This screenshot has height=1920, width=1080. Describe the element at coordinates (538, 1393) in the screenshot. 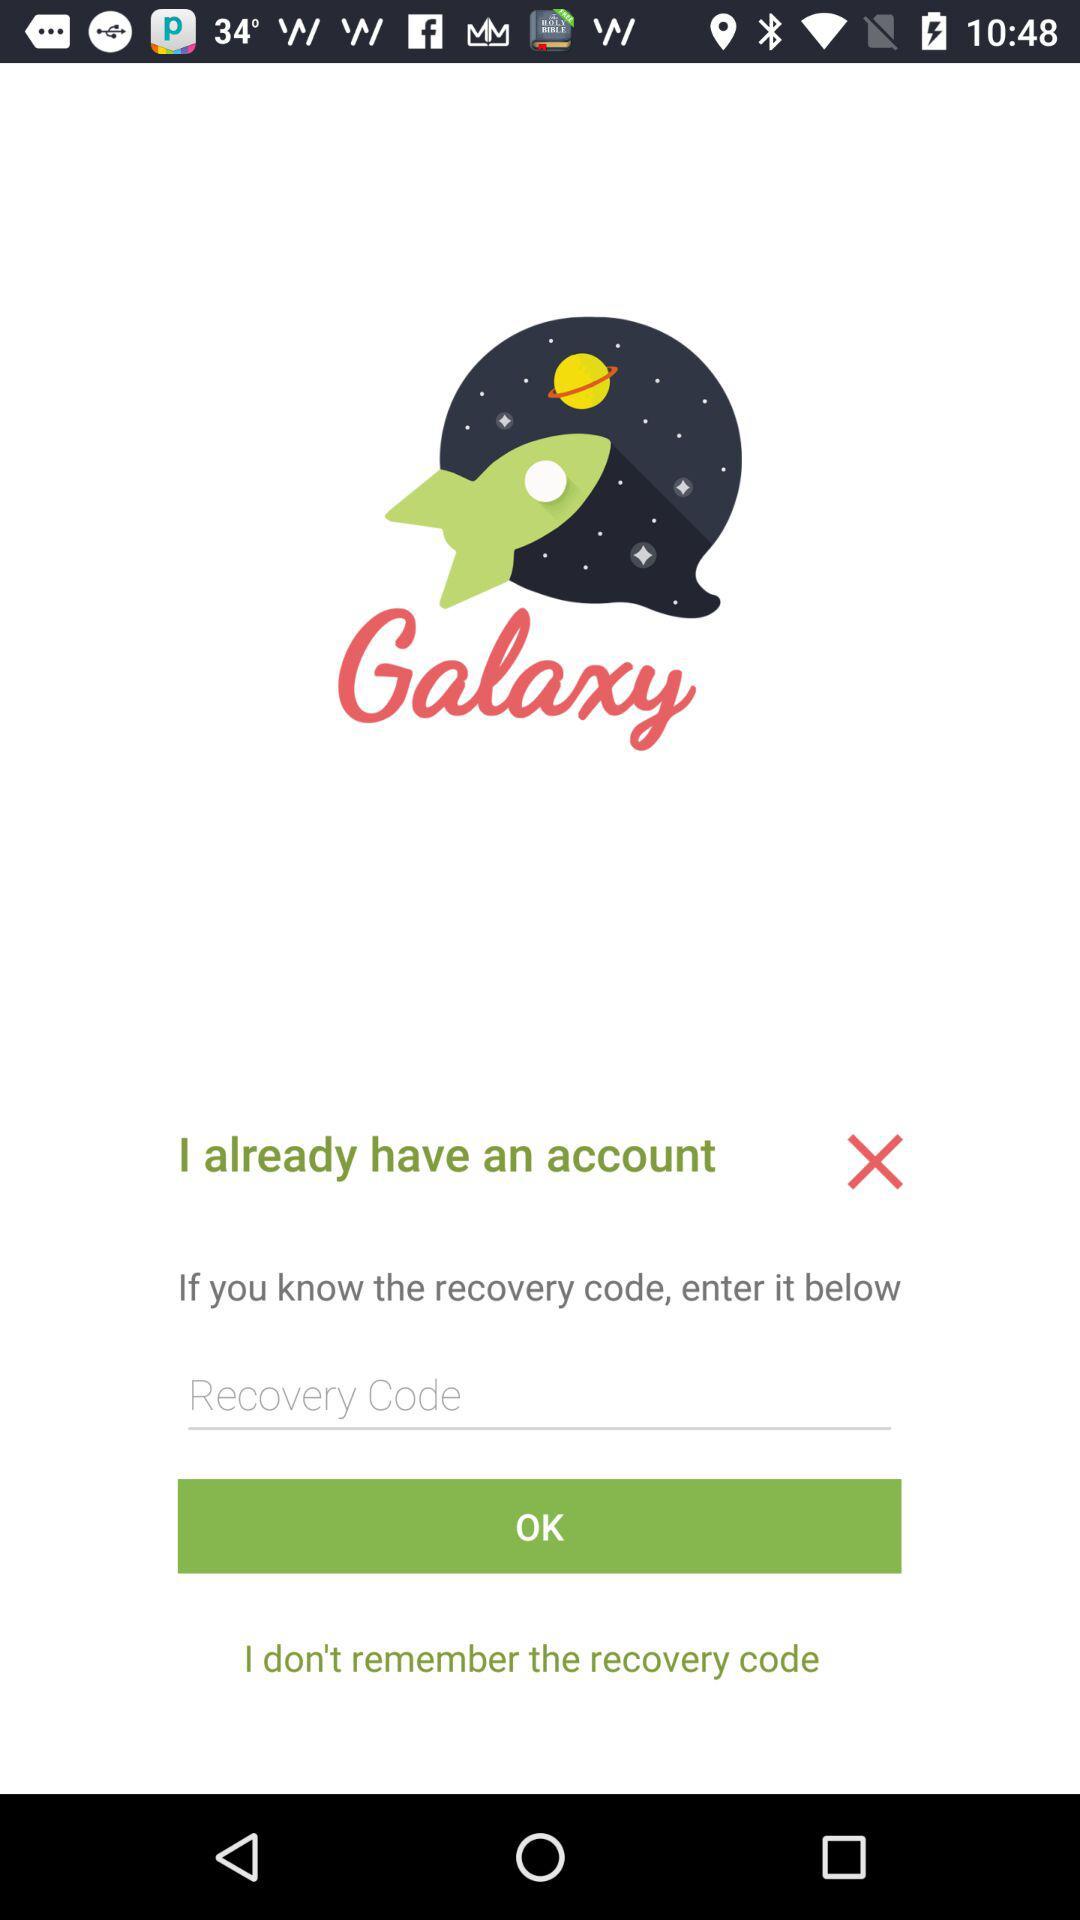

I see `type recovery code` at that location.